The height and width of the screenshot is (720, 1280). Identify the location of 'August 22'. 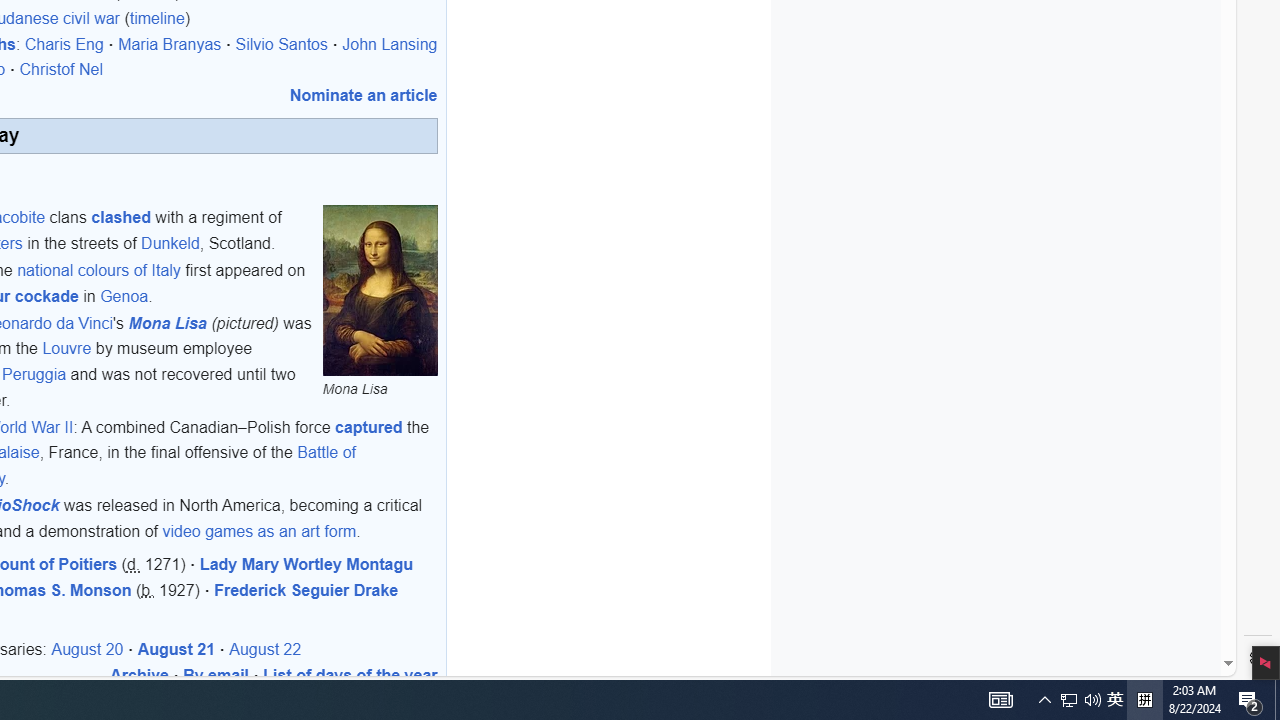
(264, 649).